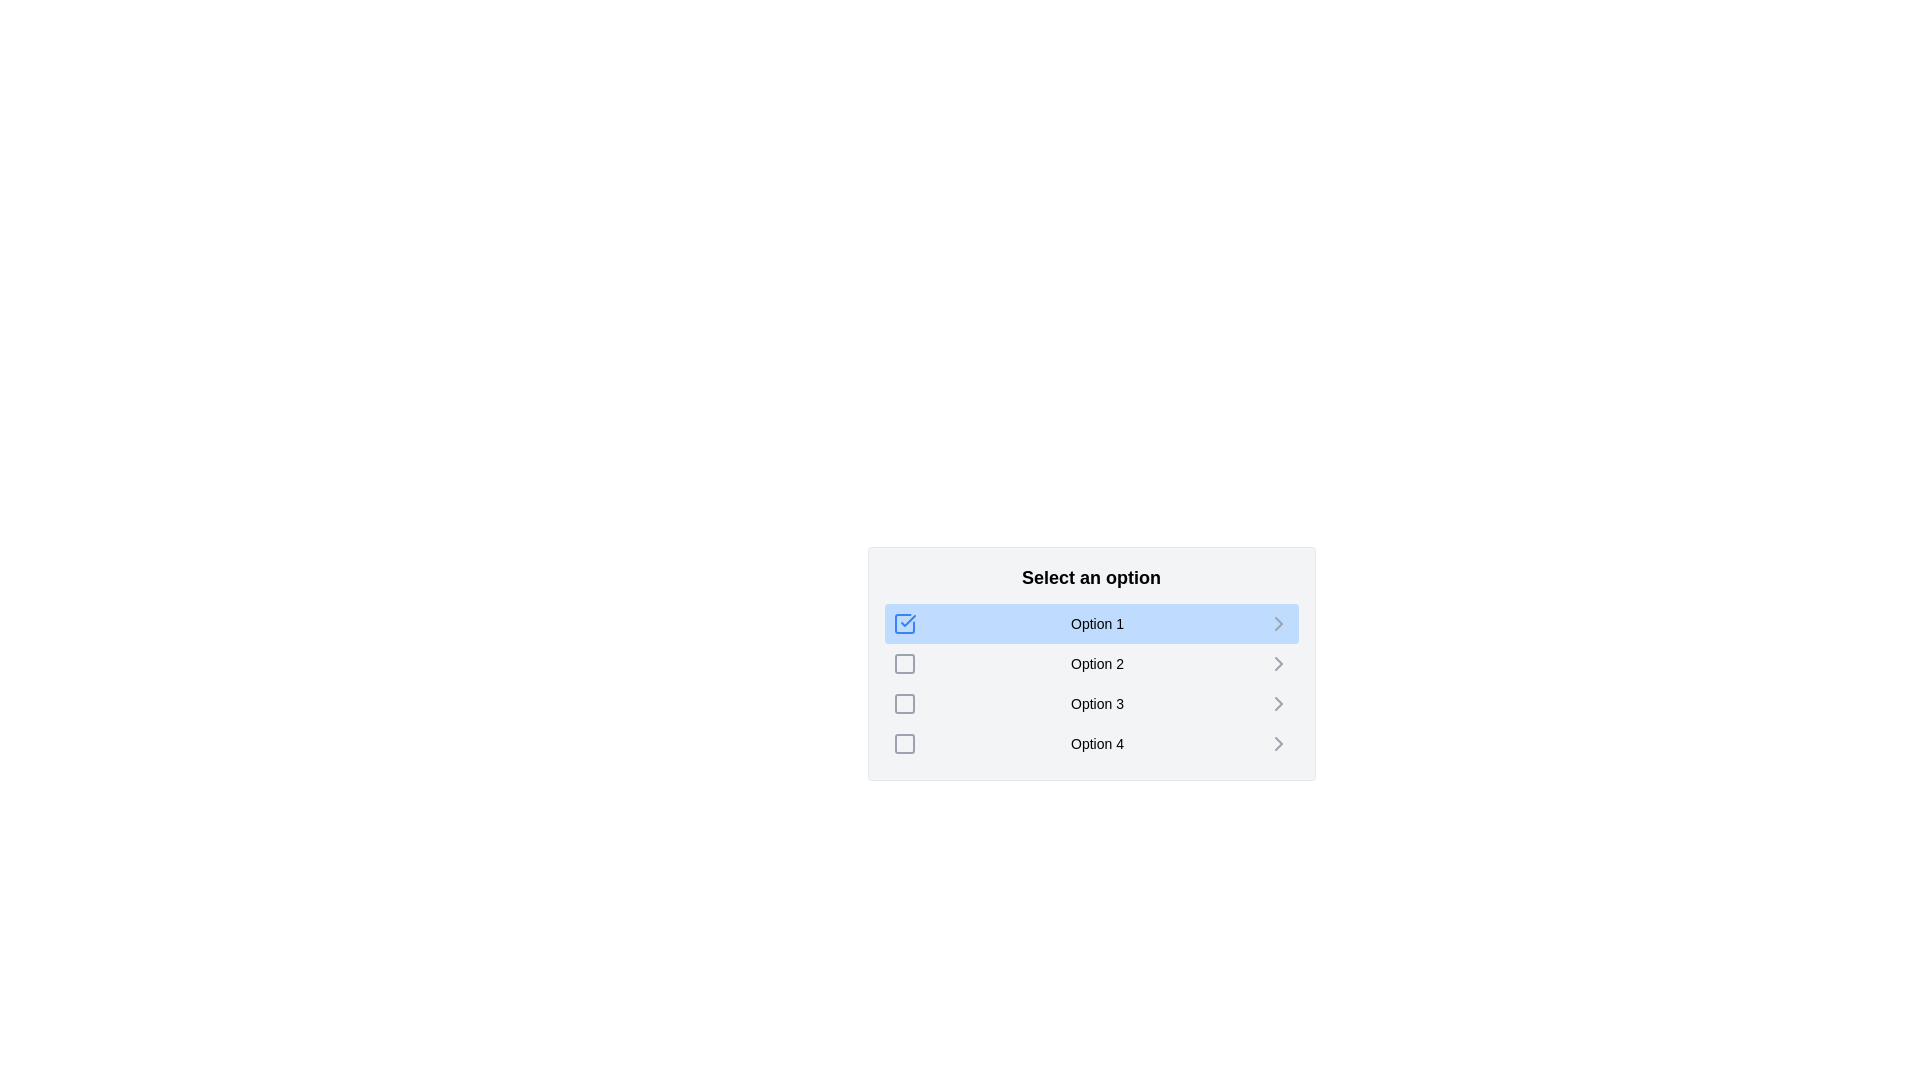  Describe the element at coordinates (1090, 744) in the screenshot. I see `the selectable list item labeled 'Option 4'` at that location.